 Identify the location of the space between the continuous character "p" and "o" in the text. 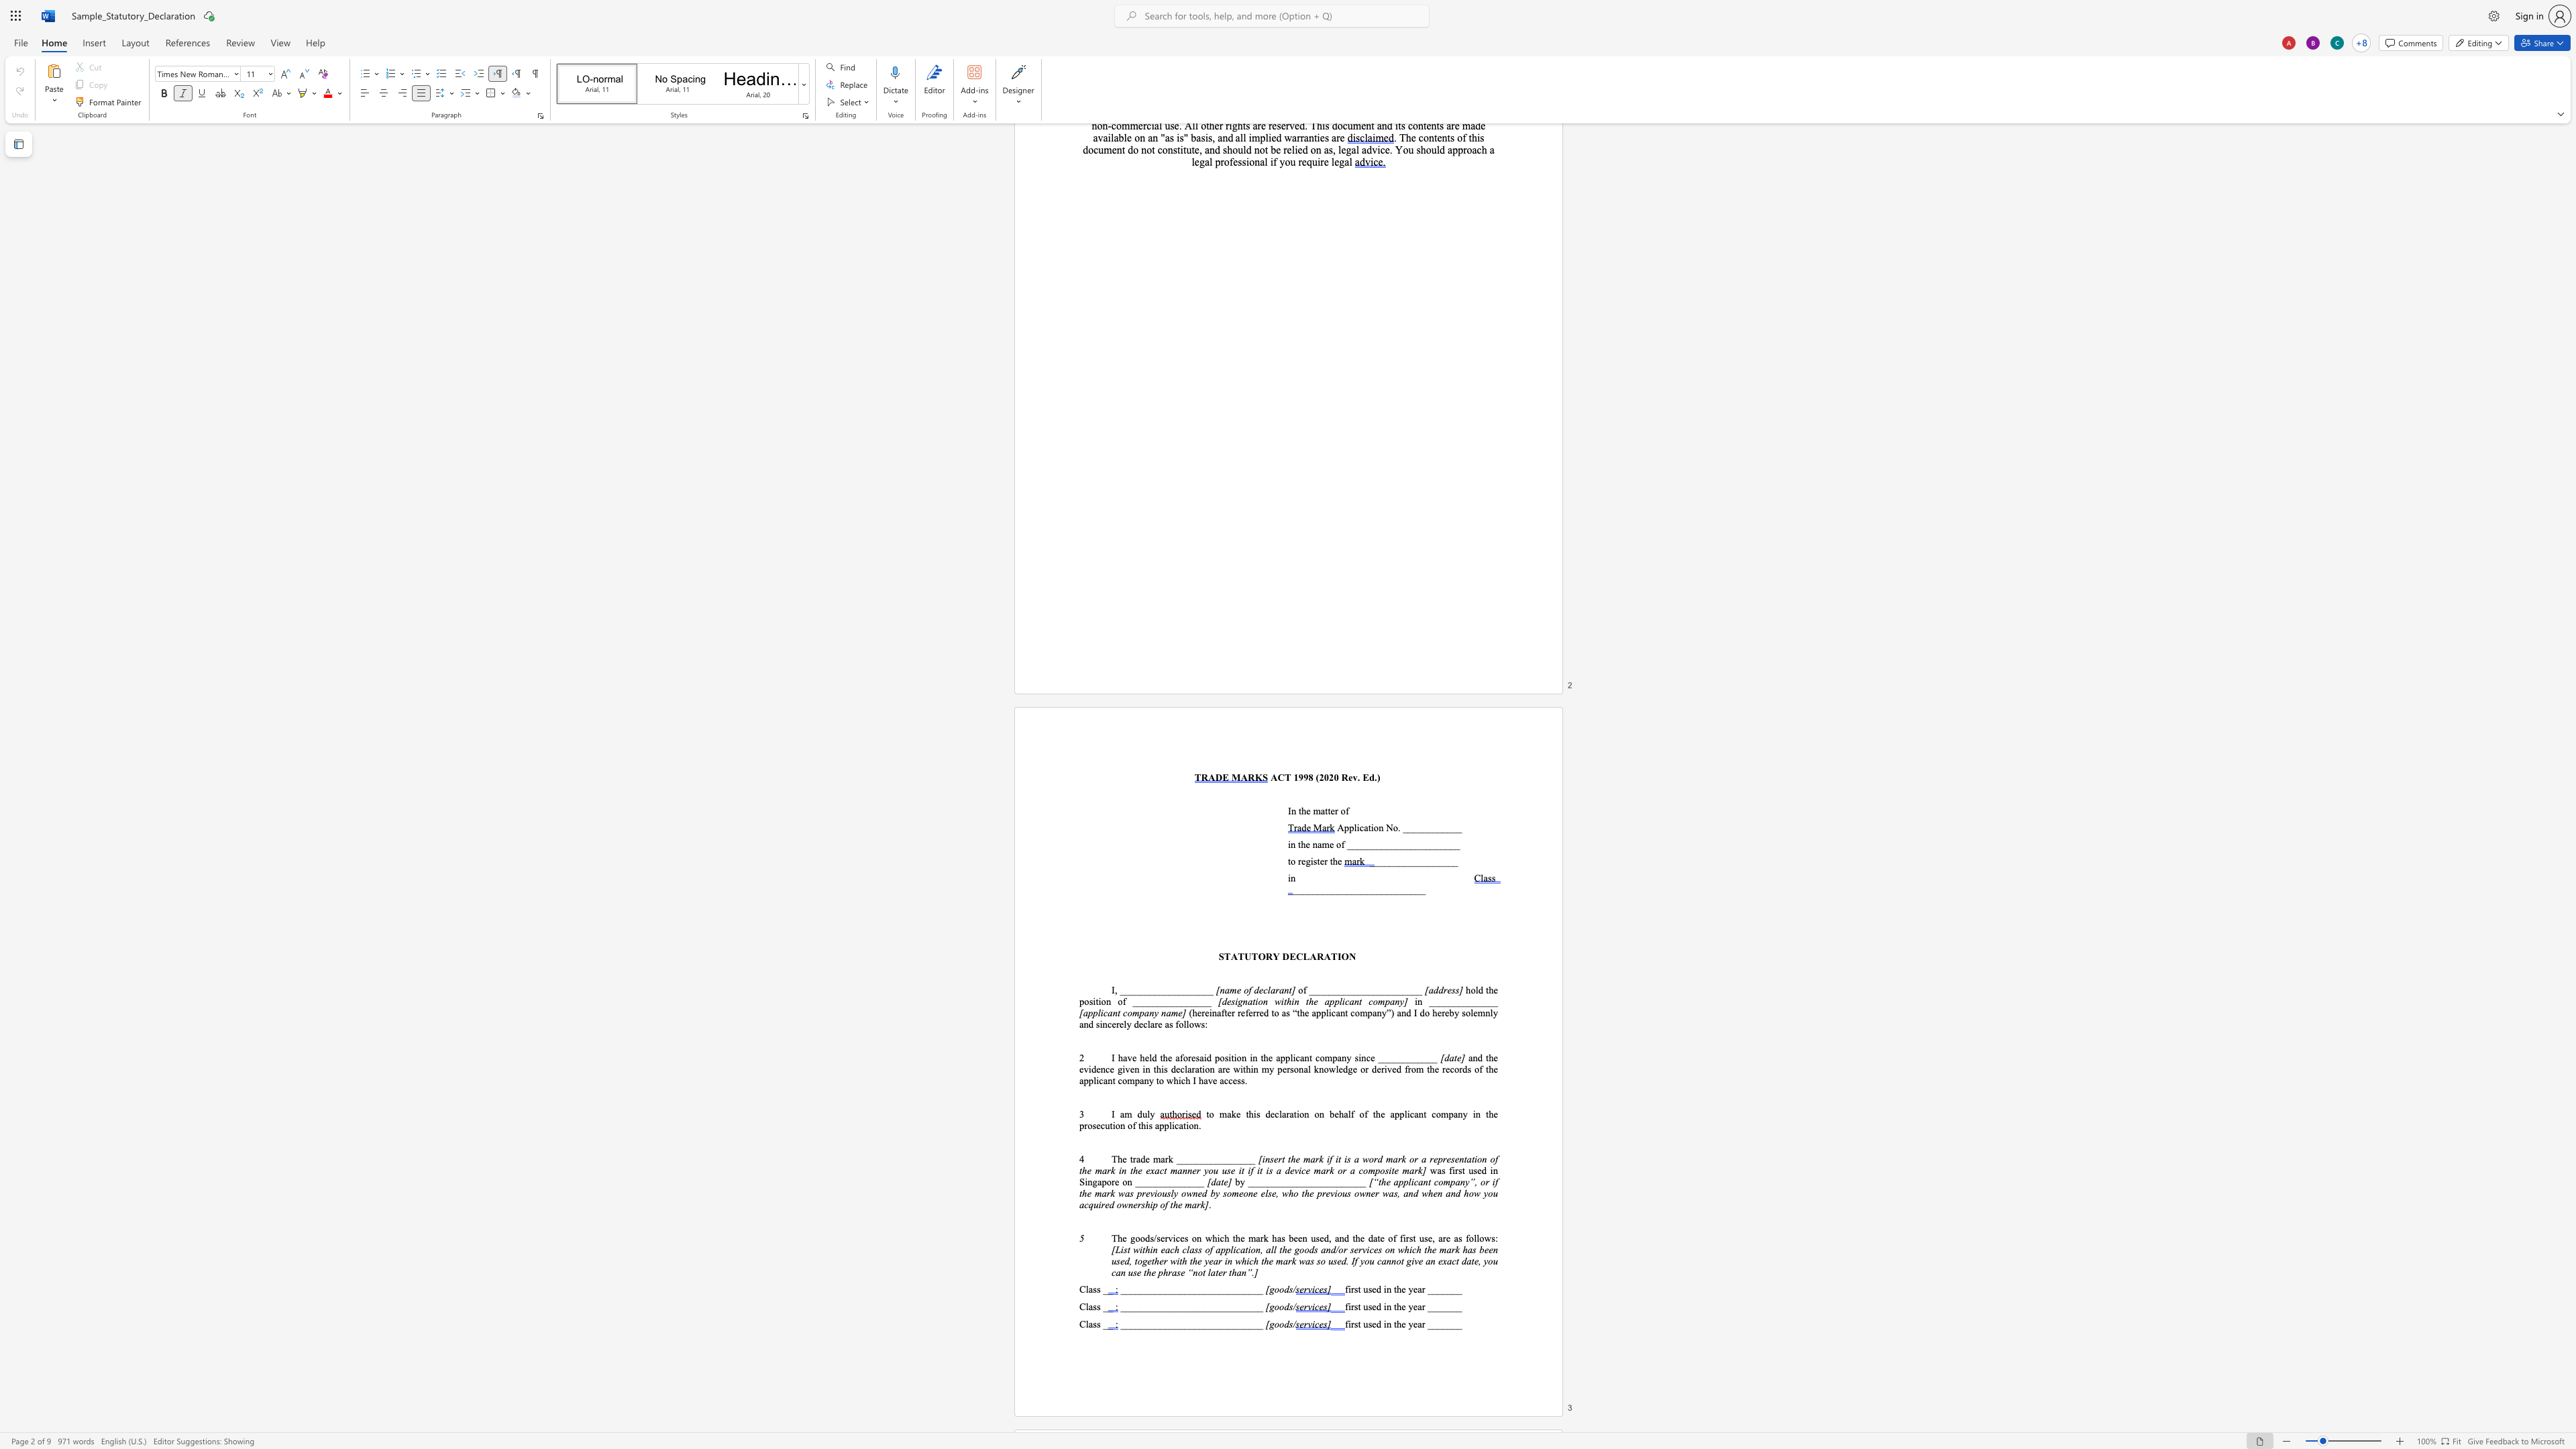
(1219, 1057).